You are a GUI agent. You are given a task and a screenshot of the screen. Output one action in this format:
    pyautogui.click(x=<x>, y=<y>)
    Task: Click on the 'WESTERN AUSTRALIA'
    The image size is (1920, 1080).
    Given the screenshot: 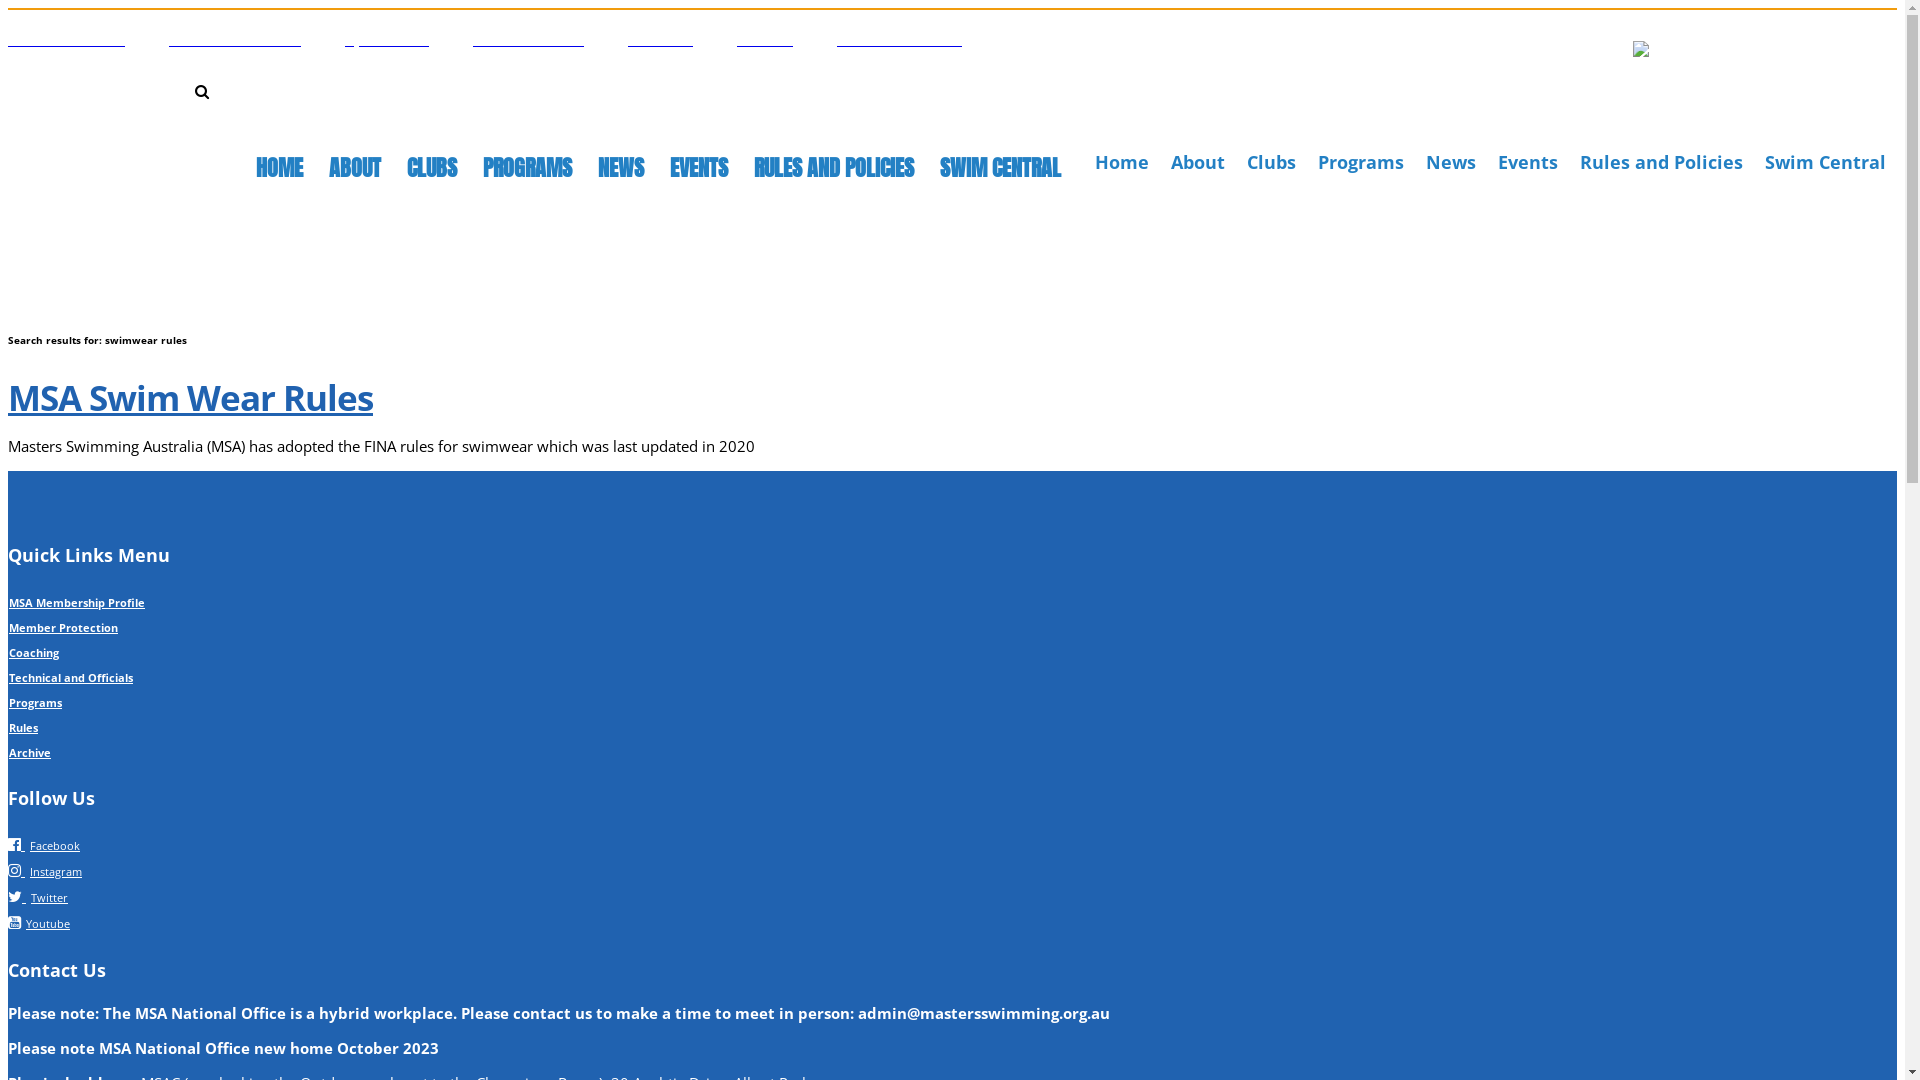 What is the action you would take?
    pyautogui.click(x=898, y=38)
    